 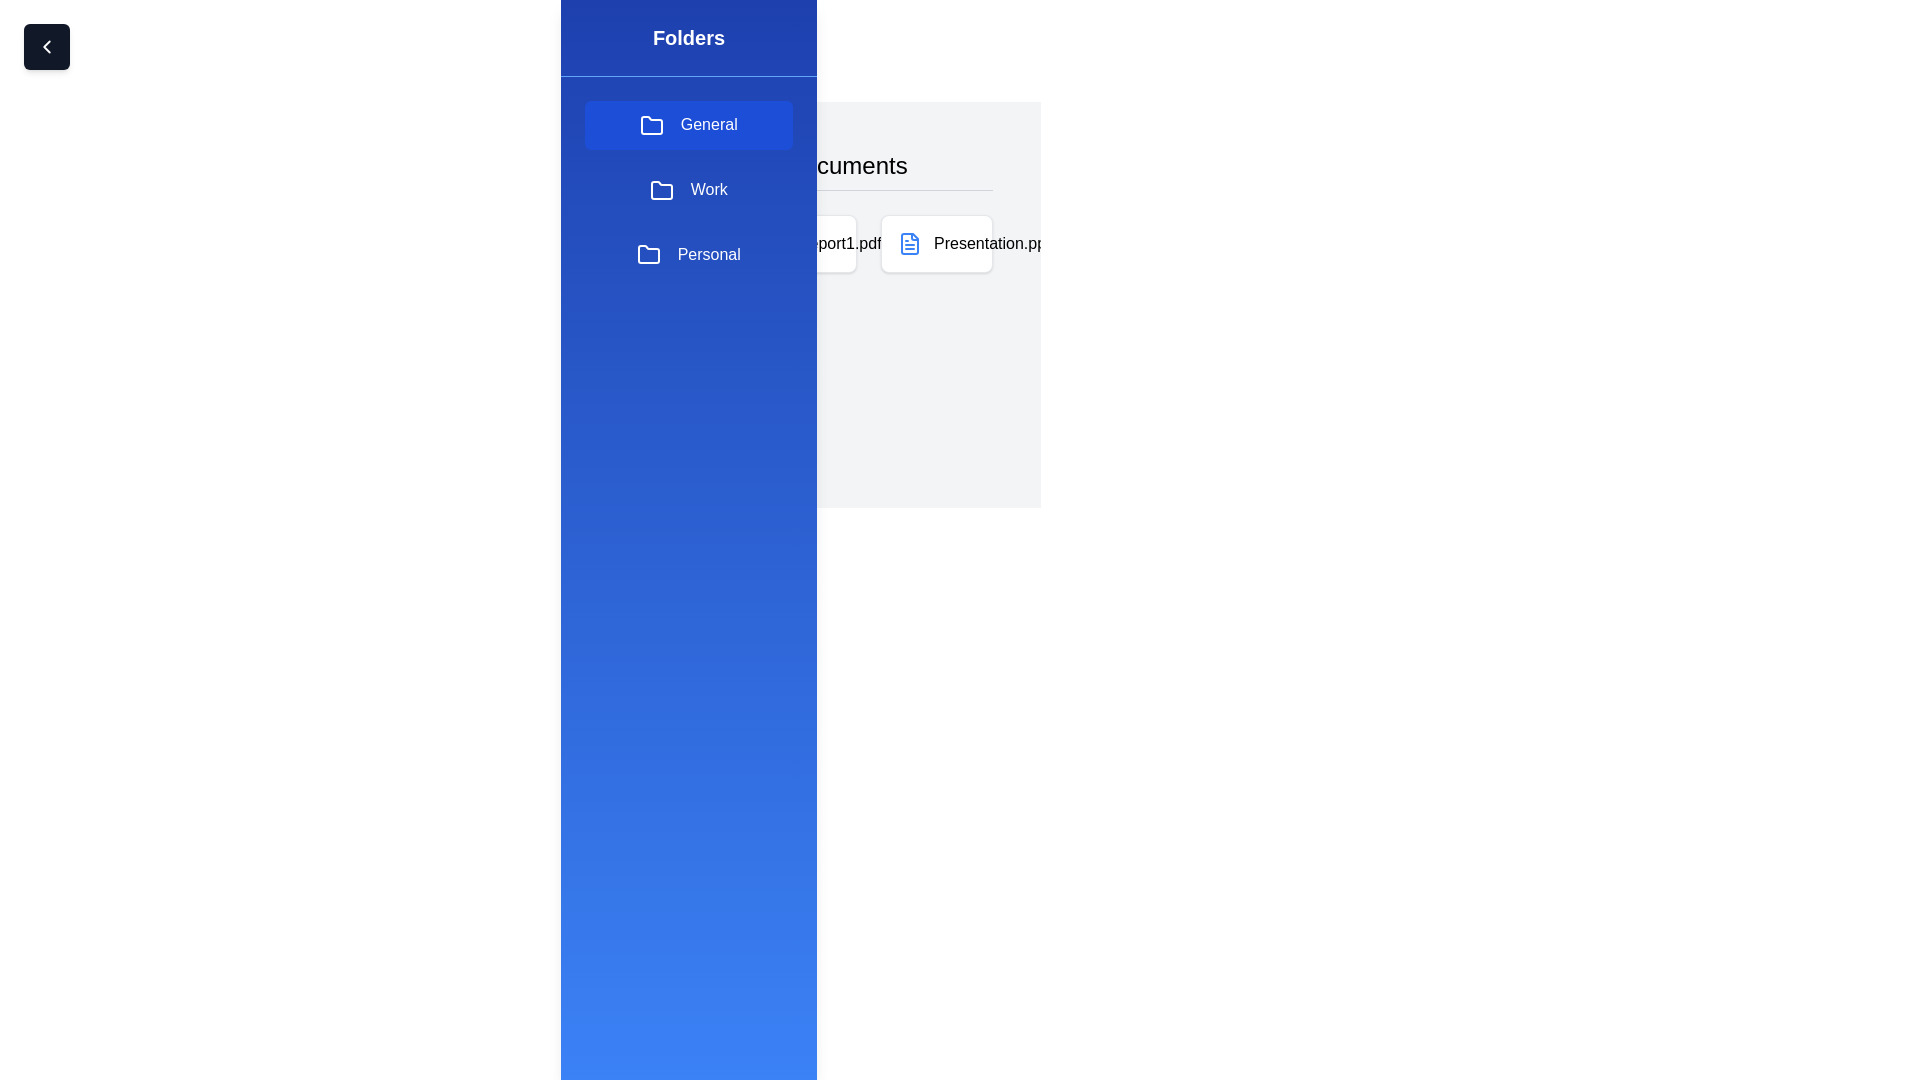 I want to click on the 'Personal' category button styled as a list item with an icon and text, so click(x=689, y=253).